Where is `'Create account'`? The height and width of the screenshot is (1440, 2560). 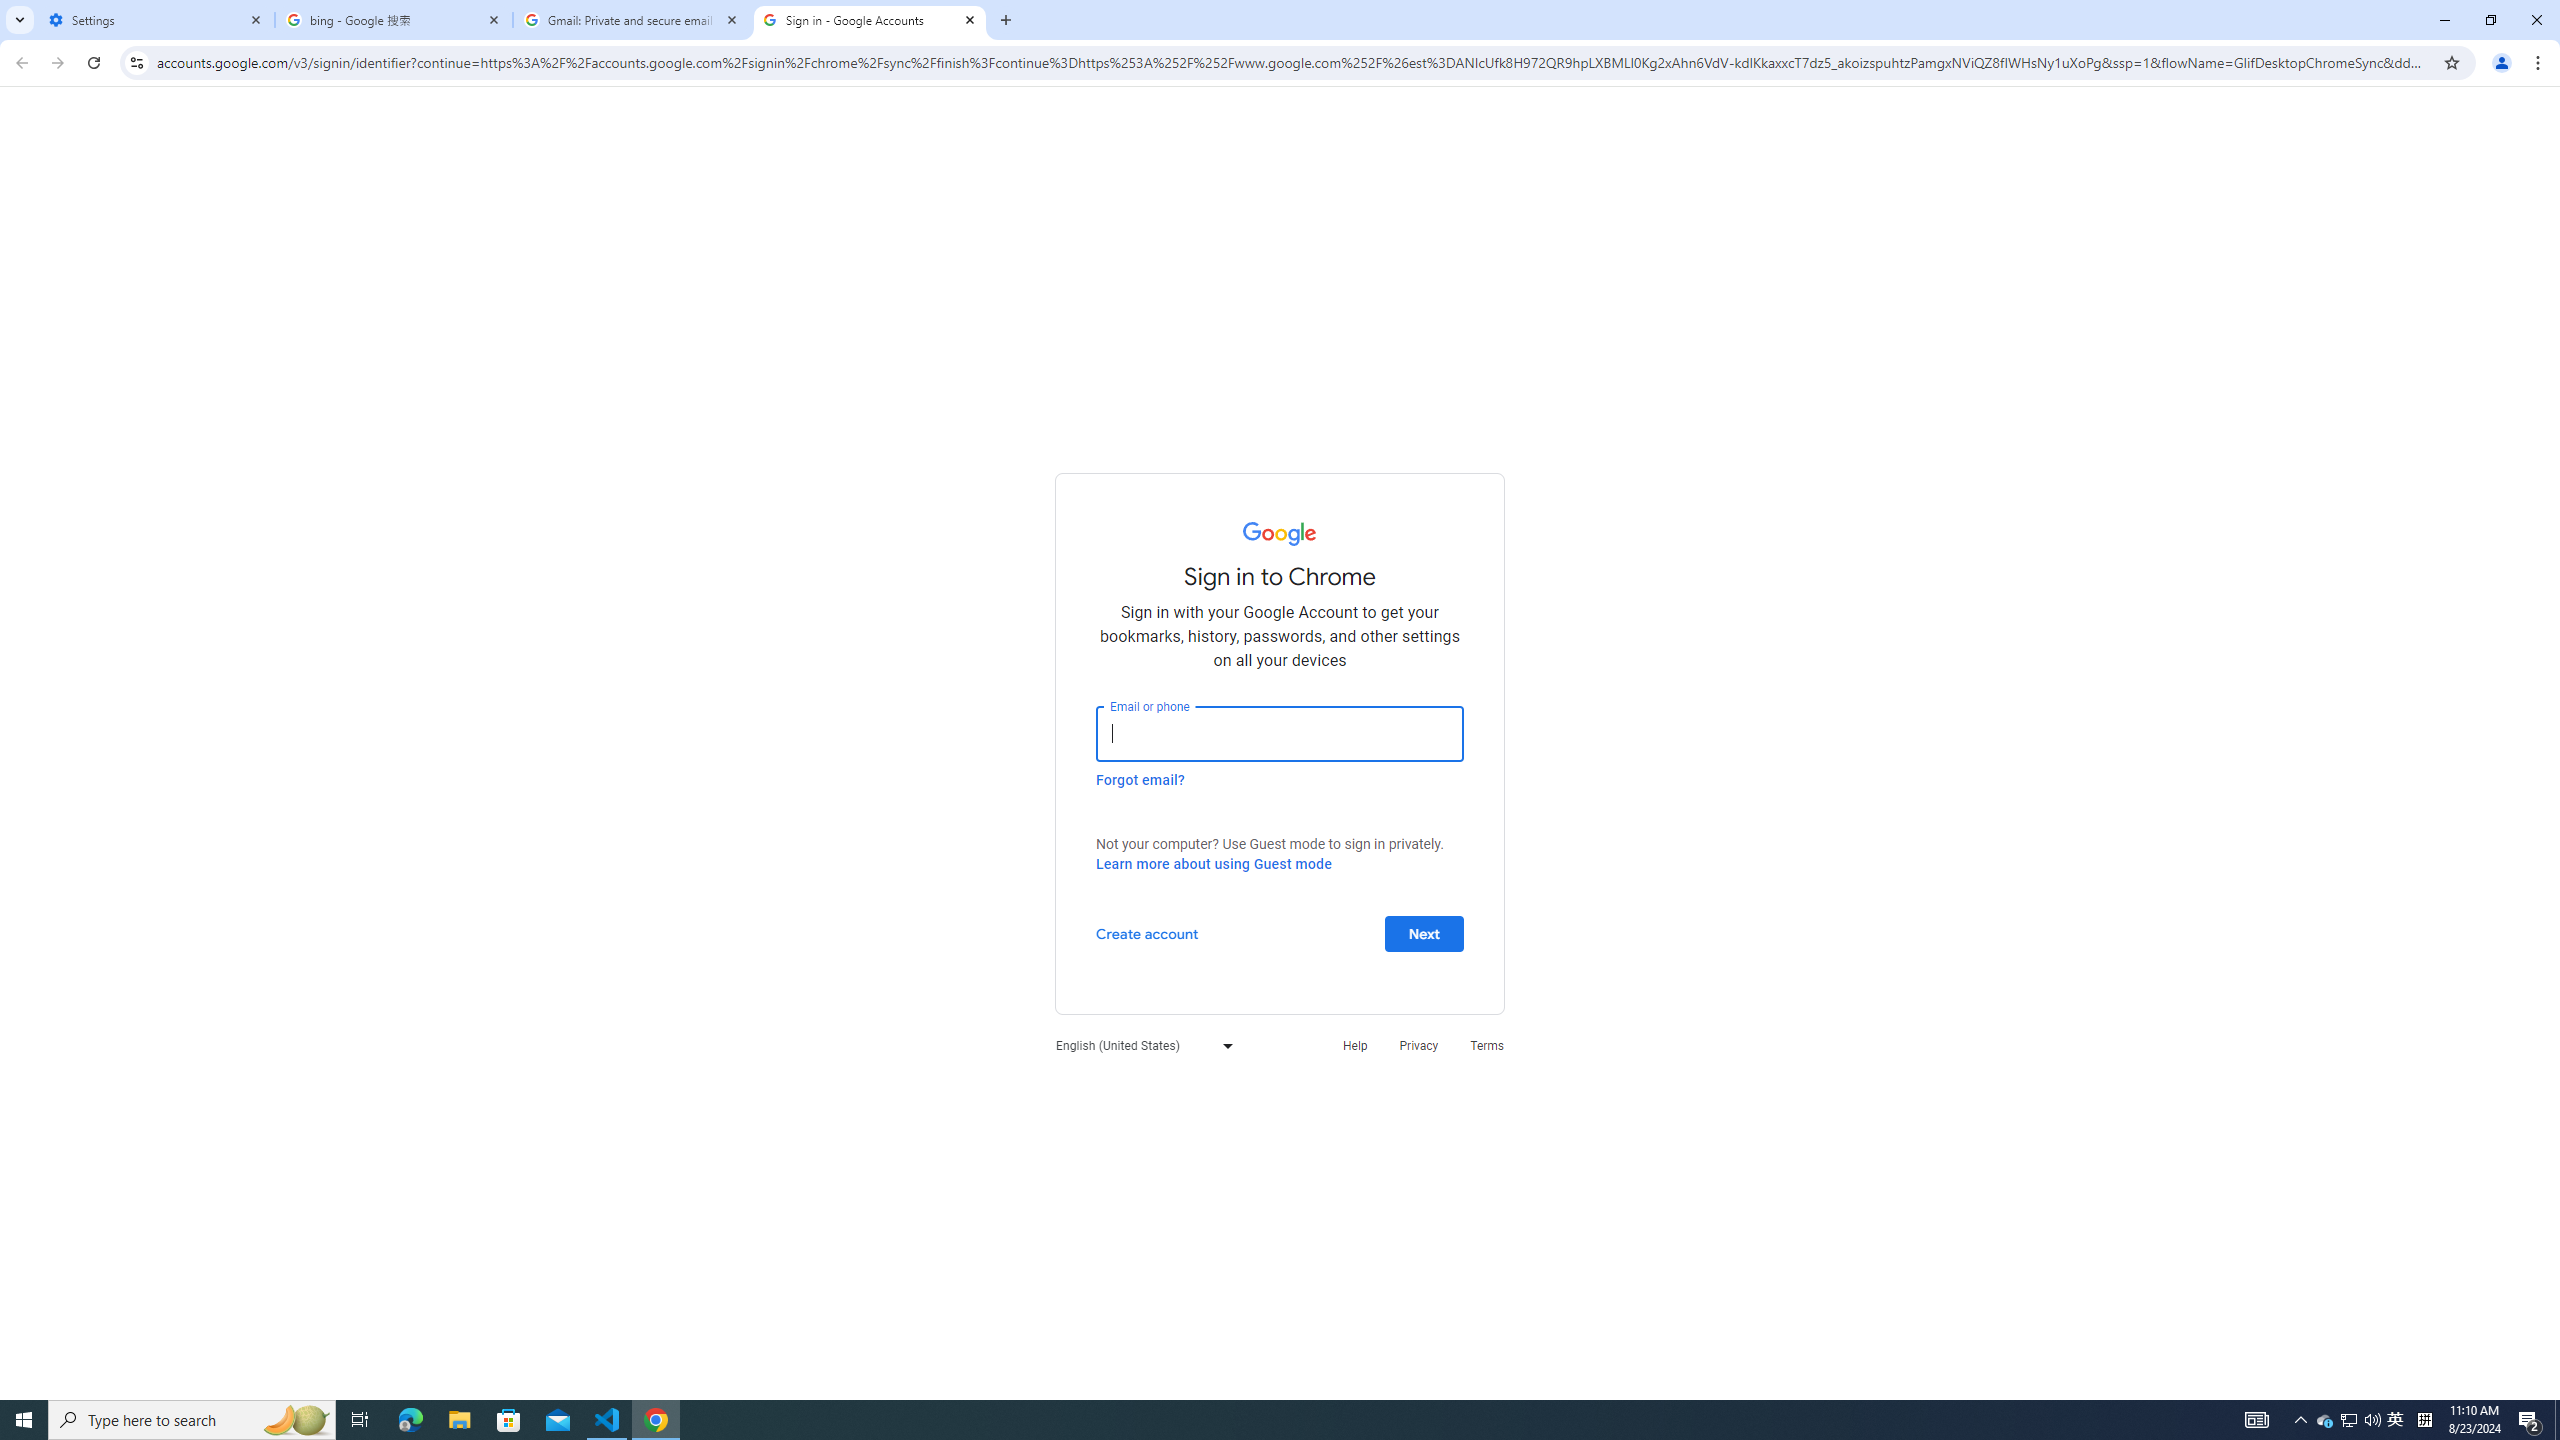
'Create account' is located at coordinates (1145, 932).